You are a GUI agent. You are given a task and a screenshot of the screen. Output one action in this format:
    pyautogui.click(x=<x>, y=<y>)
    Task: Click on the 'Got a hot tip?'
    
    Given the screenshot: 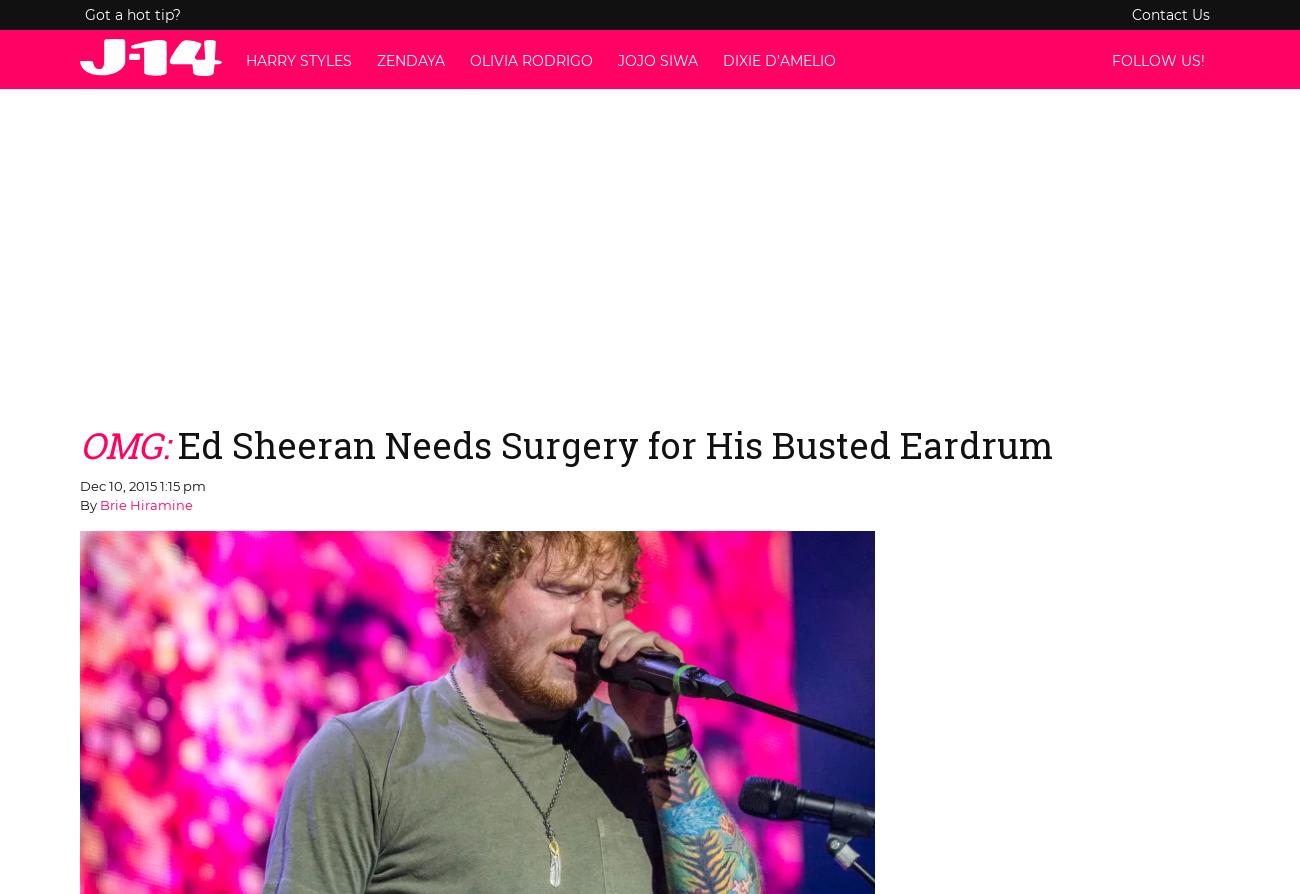 What is the action you would take?
    pyautogui.click(x=131, y=15)
    